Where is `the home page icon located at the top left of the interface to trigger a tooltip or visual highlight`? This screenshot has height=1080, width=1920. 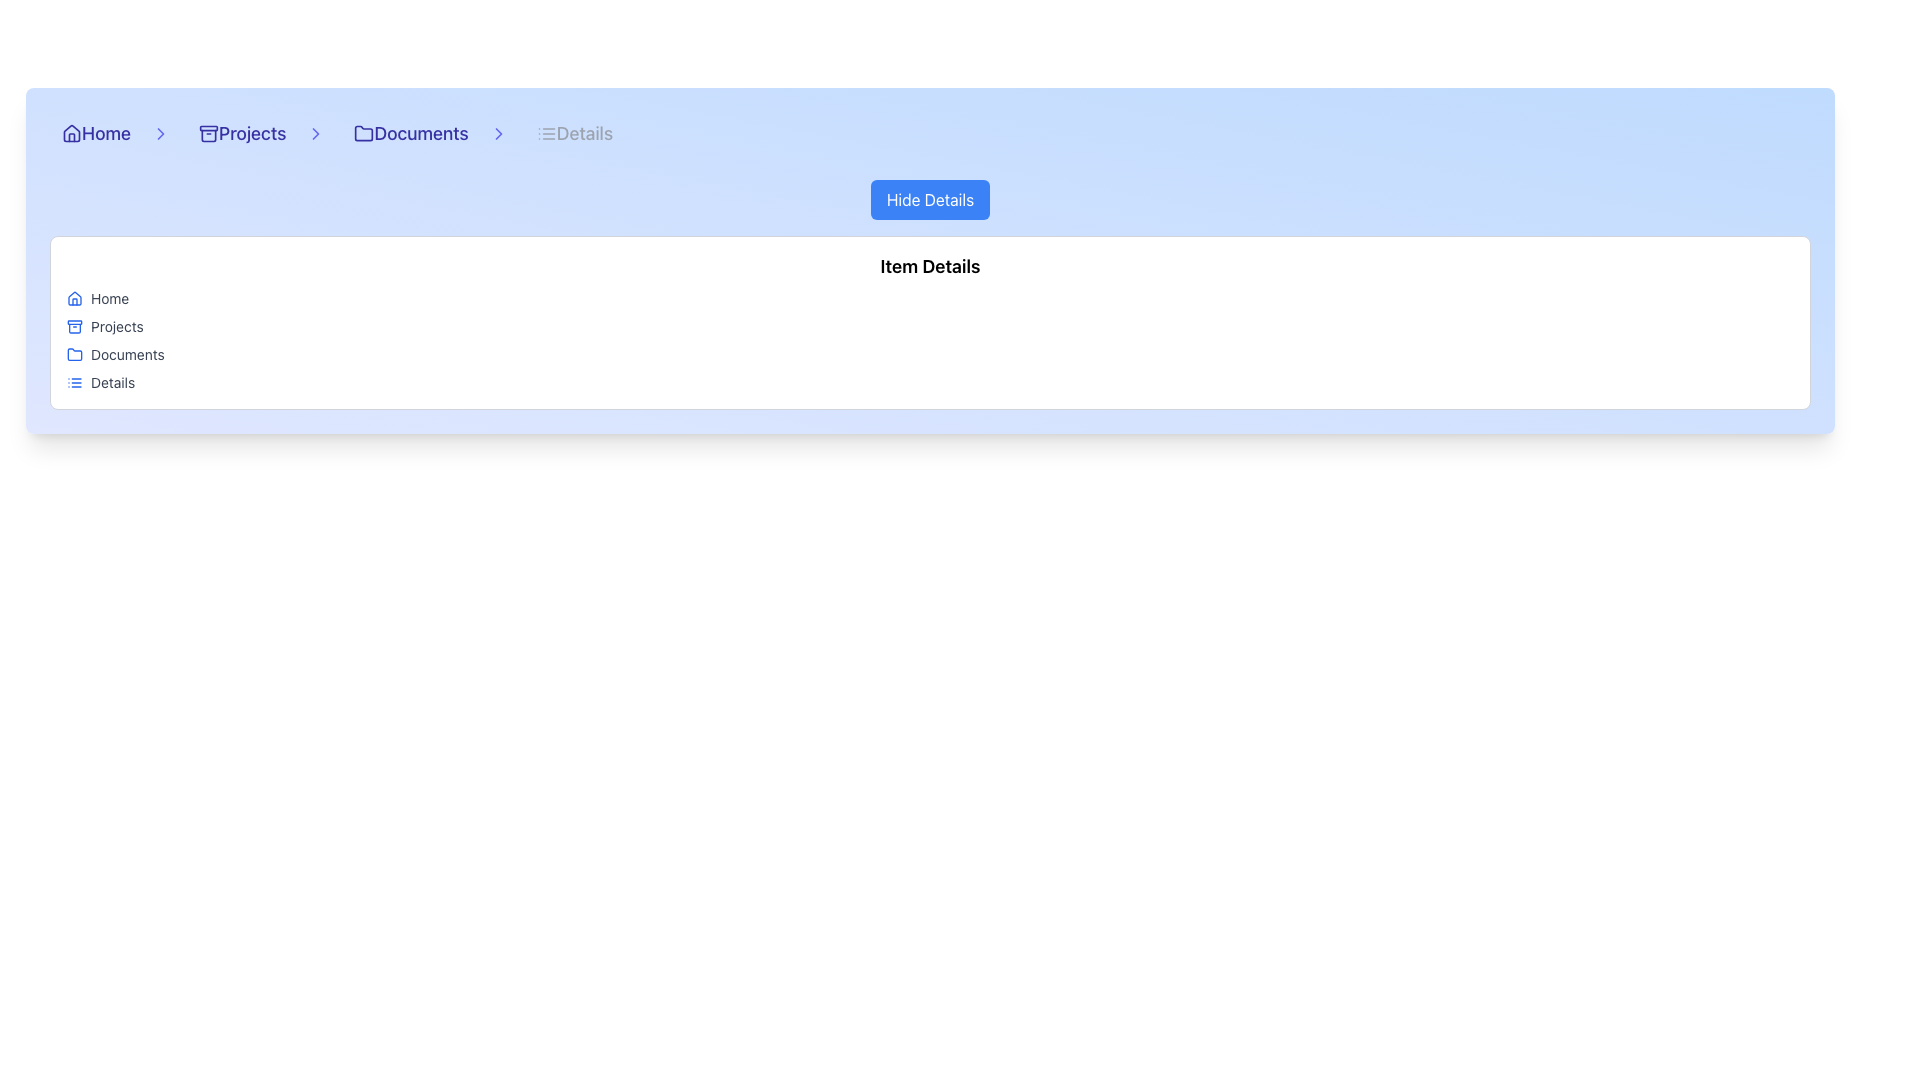 the home page icon located at the top left of the interface to trigger a tooltip or visual highlight is located at coordinates (72, 132).